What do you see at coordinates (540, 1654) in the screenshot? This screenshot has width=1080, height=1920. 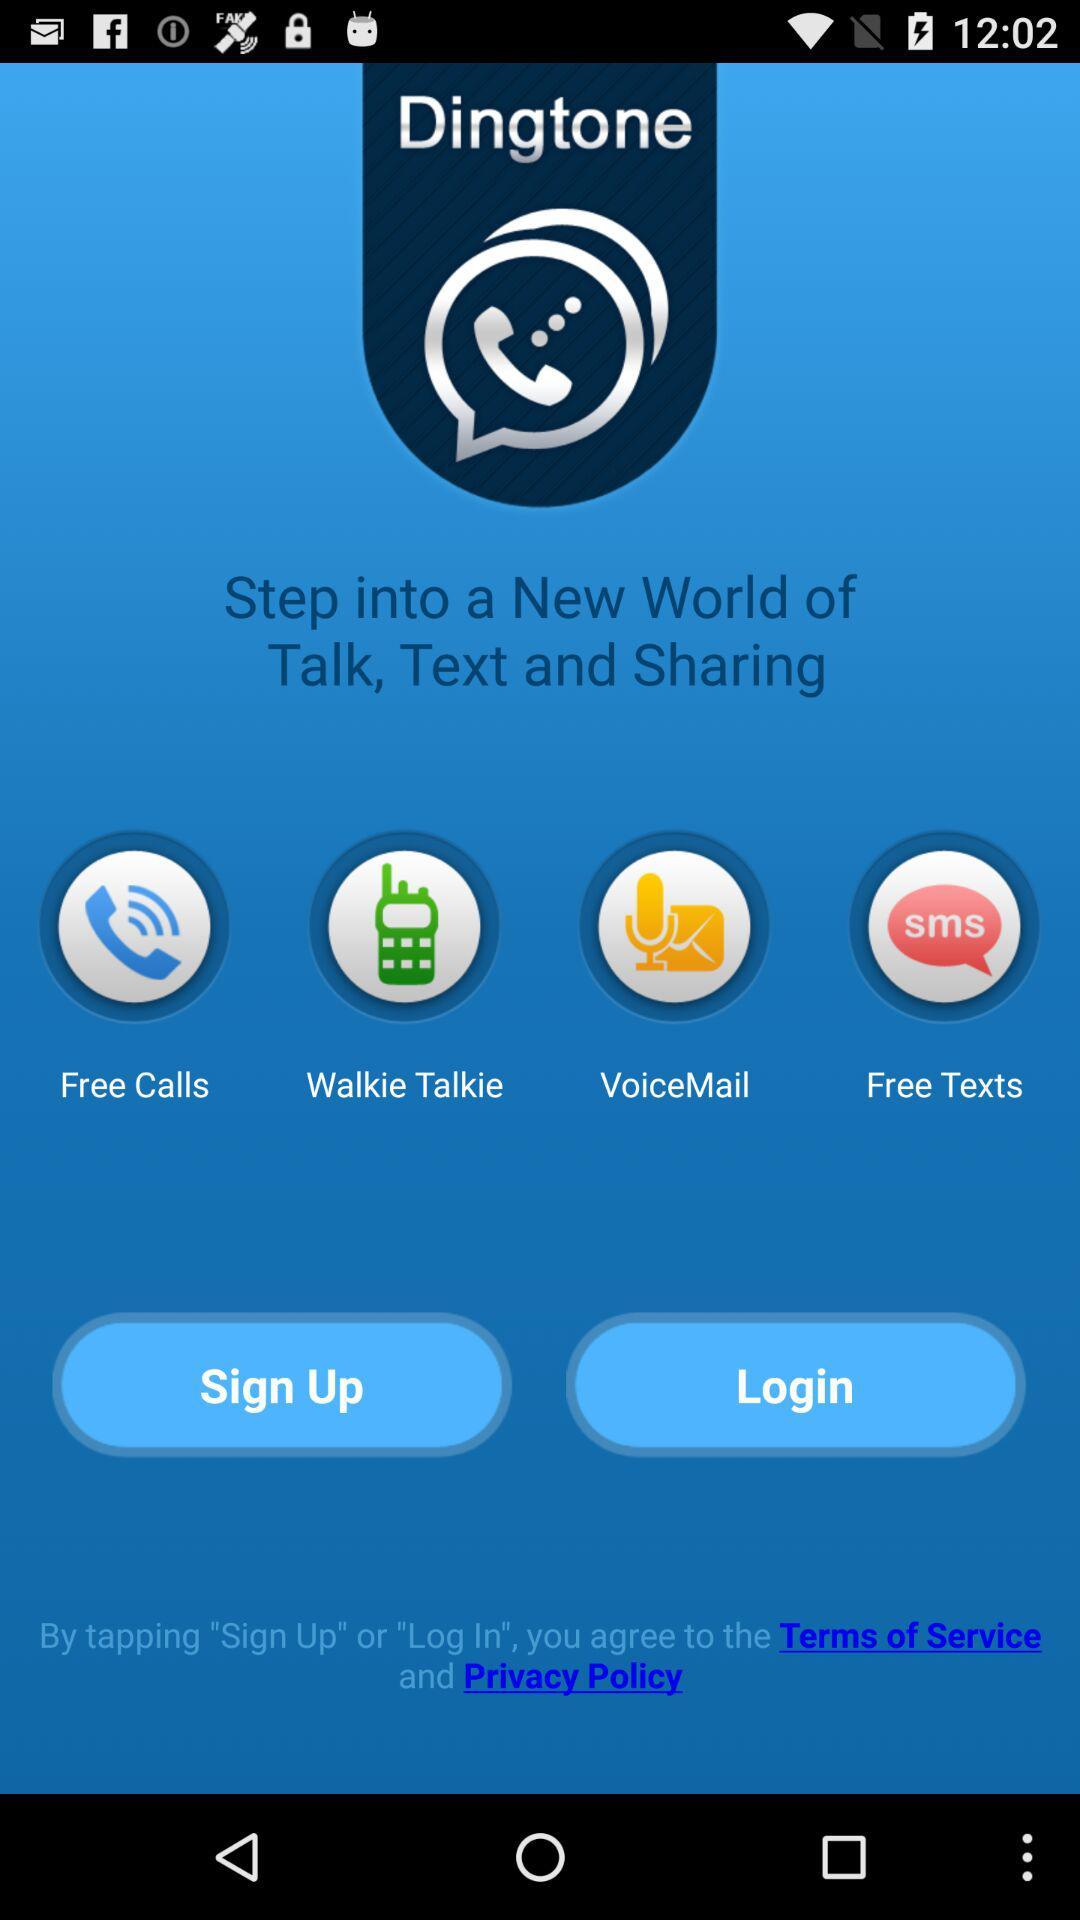 I see `by tapping sign at the bottom` at bounding box center [540, 1654].